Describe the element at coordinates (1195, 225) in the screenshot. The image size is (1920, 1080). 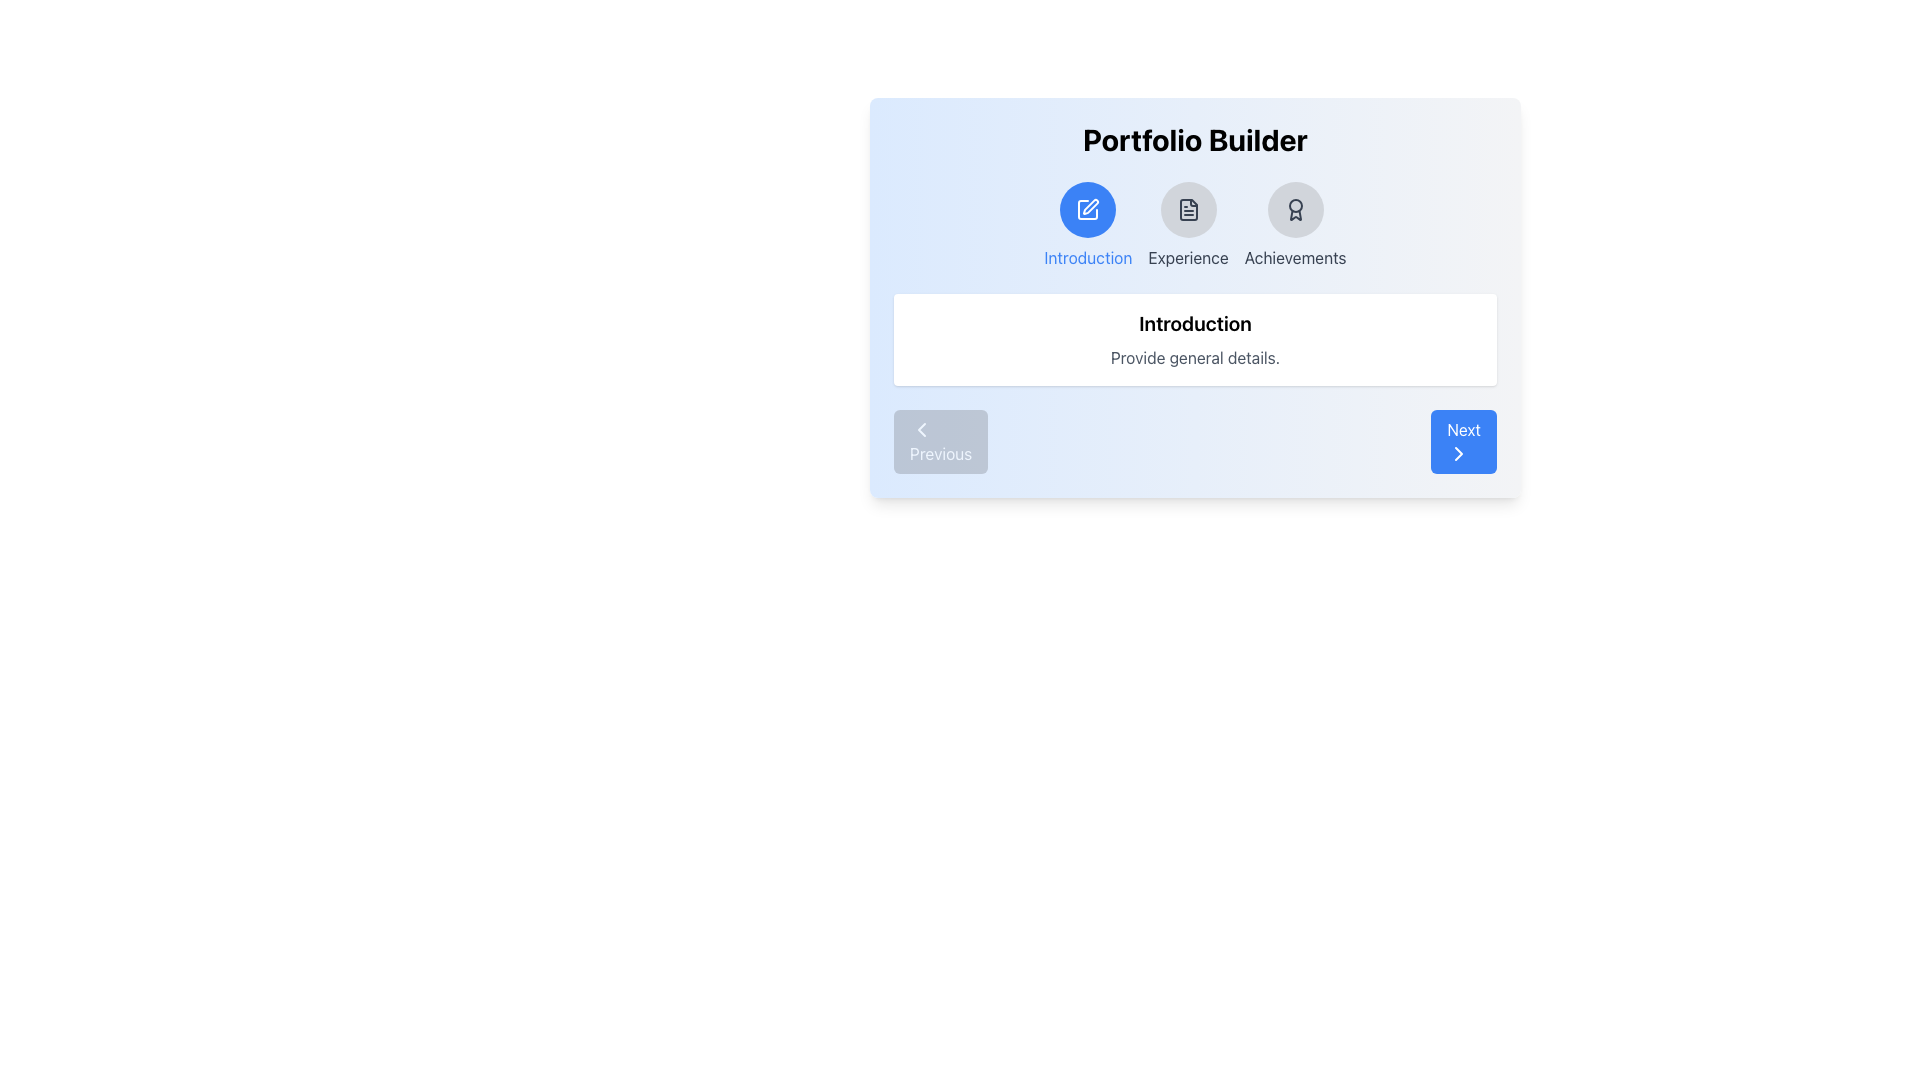
I see `the highlighted 'Experience' icon or label in the Navigation bar` at that location.